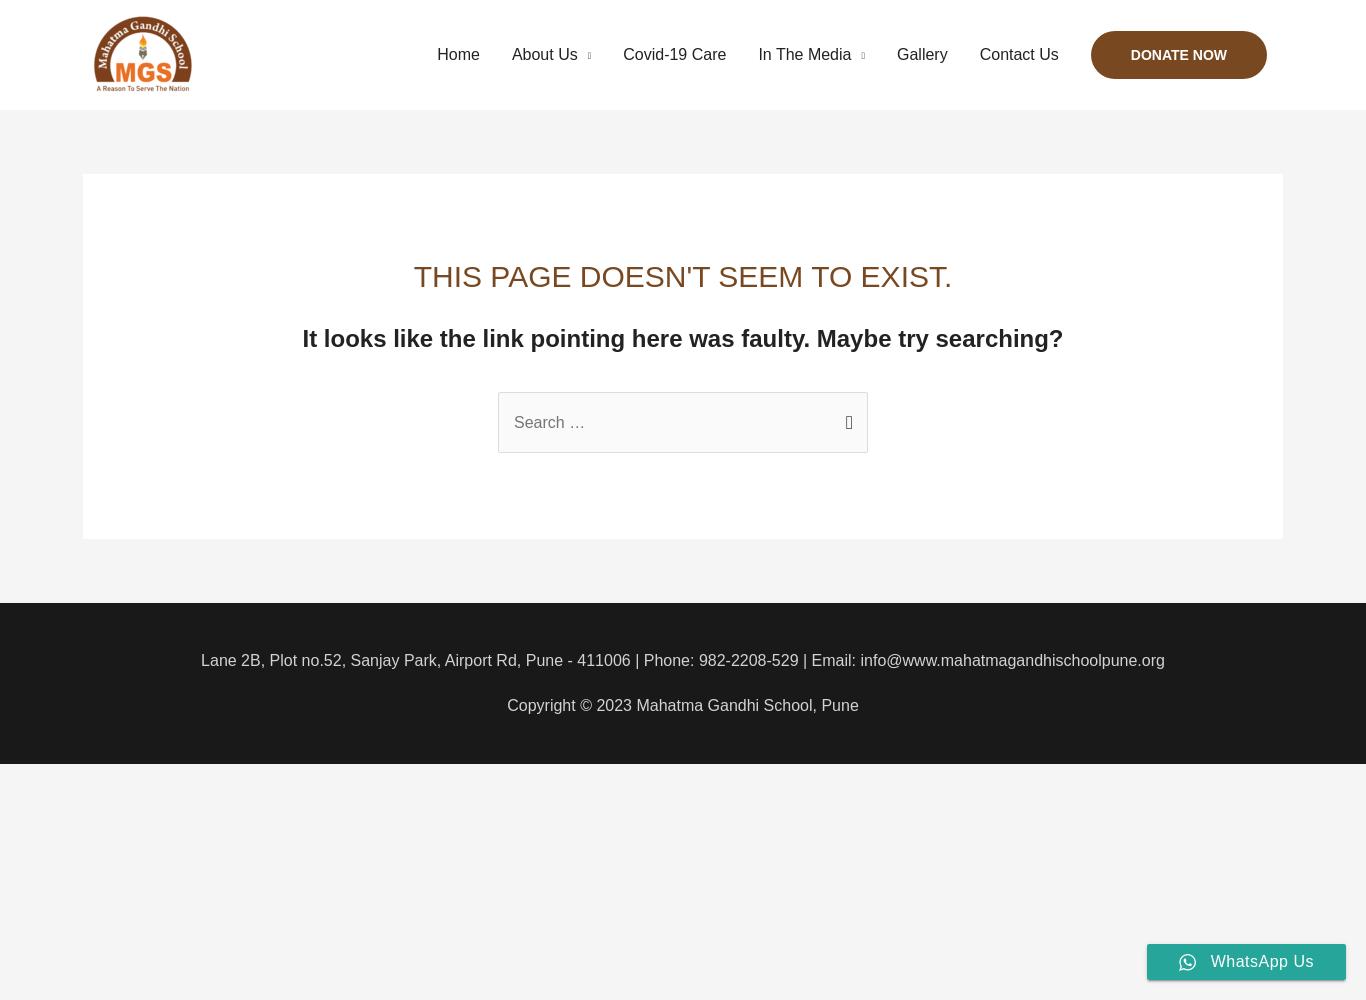  Describe the element at coordinates (1178, 55) in the screenshot. I see `'Donate Now'` at that location.